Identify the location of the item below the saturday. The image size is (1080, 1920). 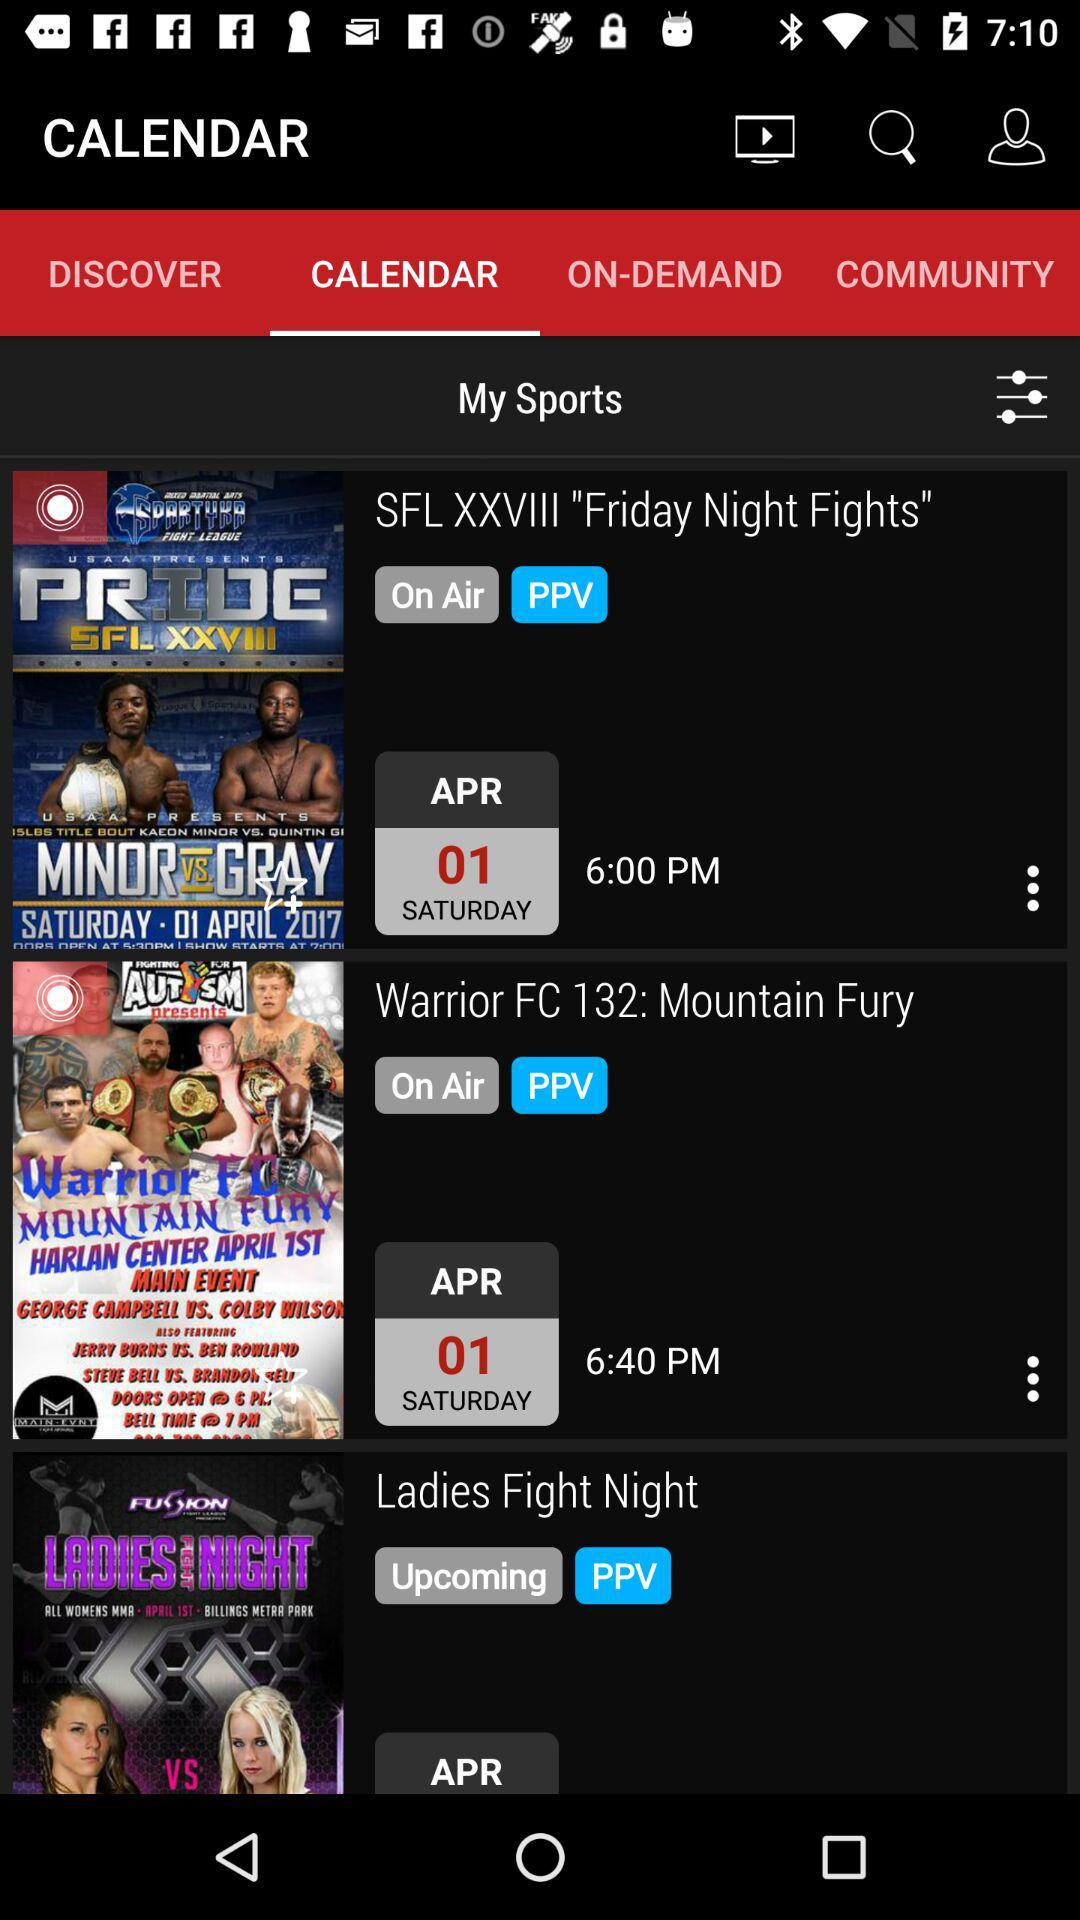
(713, 1002).